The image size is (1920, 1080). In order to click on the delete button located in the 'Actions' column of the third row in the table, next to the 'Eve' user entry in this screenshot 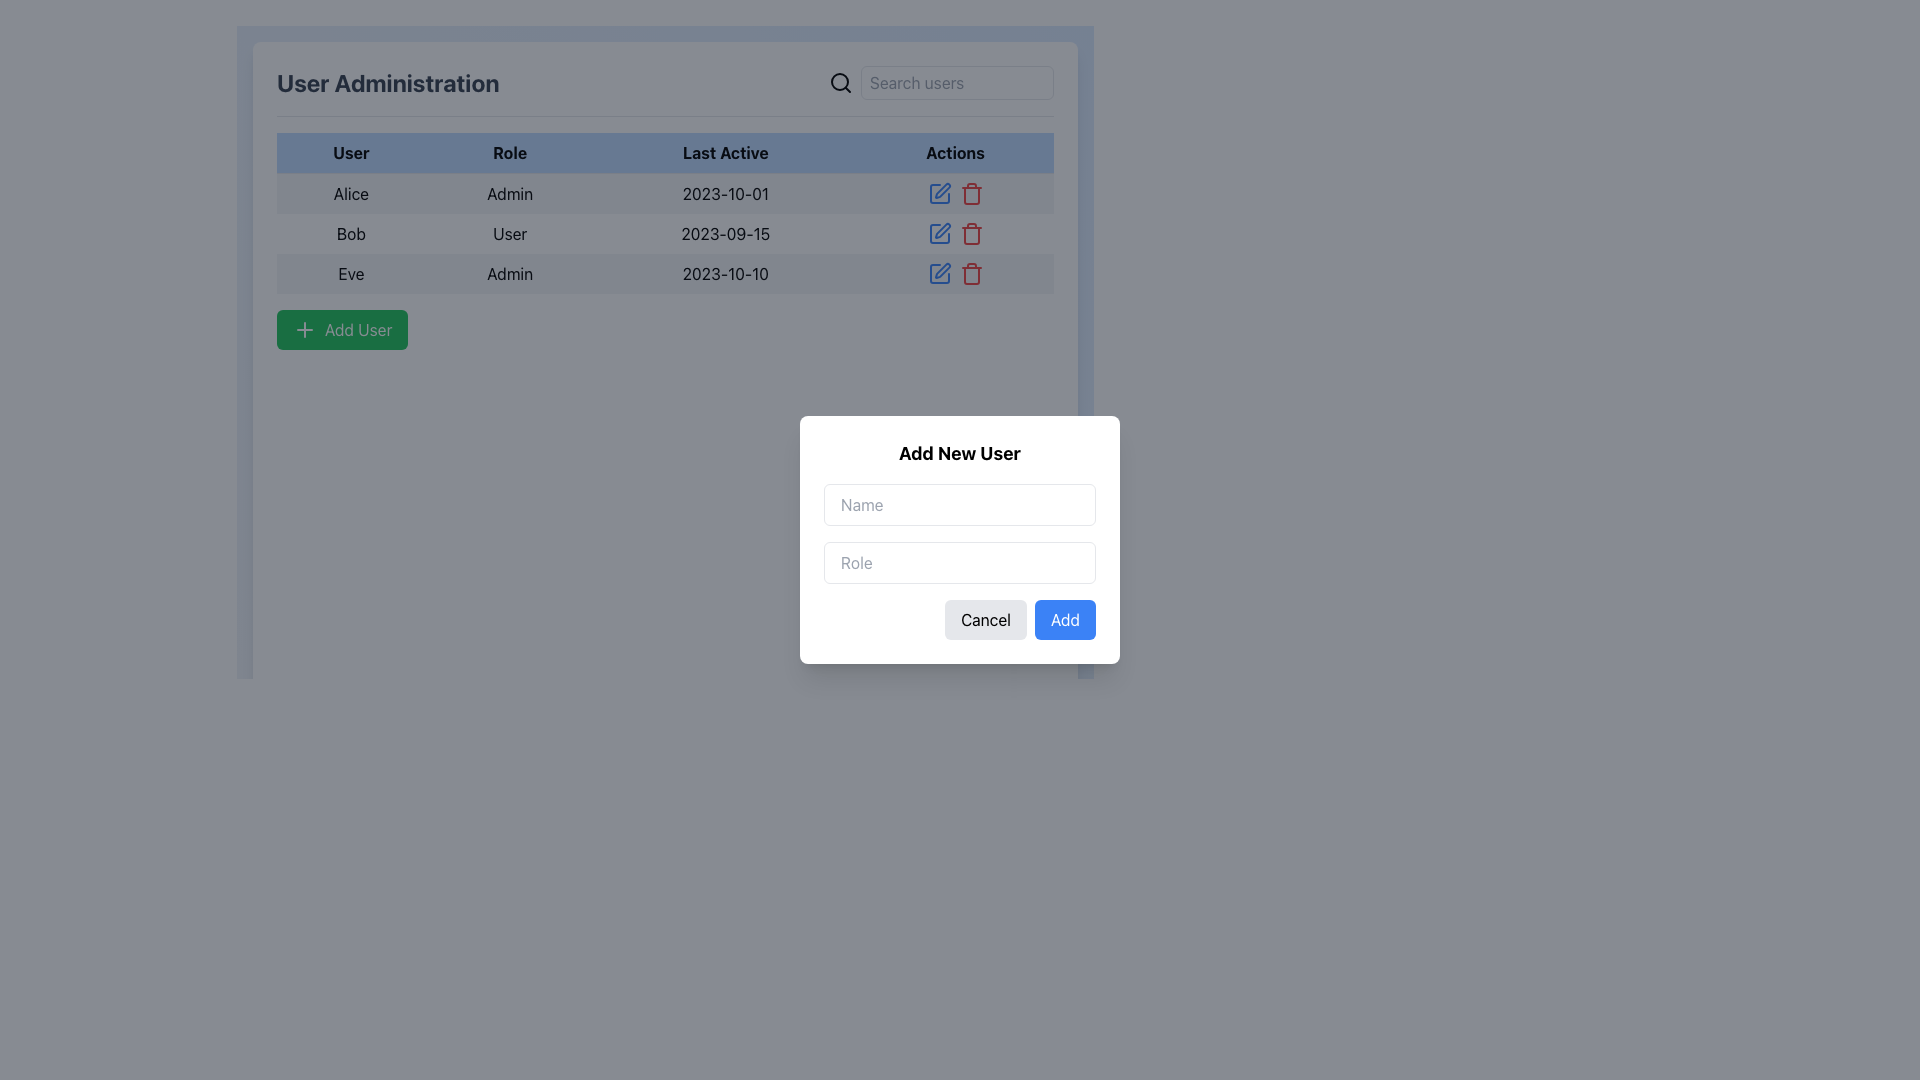, I will do `click(971, 273)`.